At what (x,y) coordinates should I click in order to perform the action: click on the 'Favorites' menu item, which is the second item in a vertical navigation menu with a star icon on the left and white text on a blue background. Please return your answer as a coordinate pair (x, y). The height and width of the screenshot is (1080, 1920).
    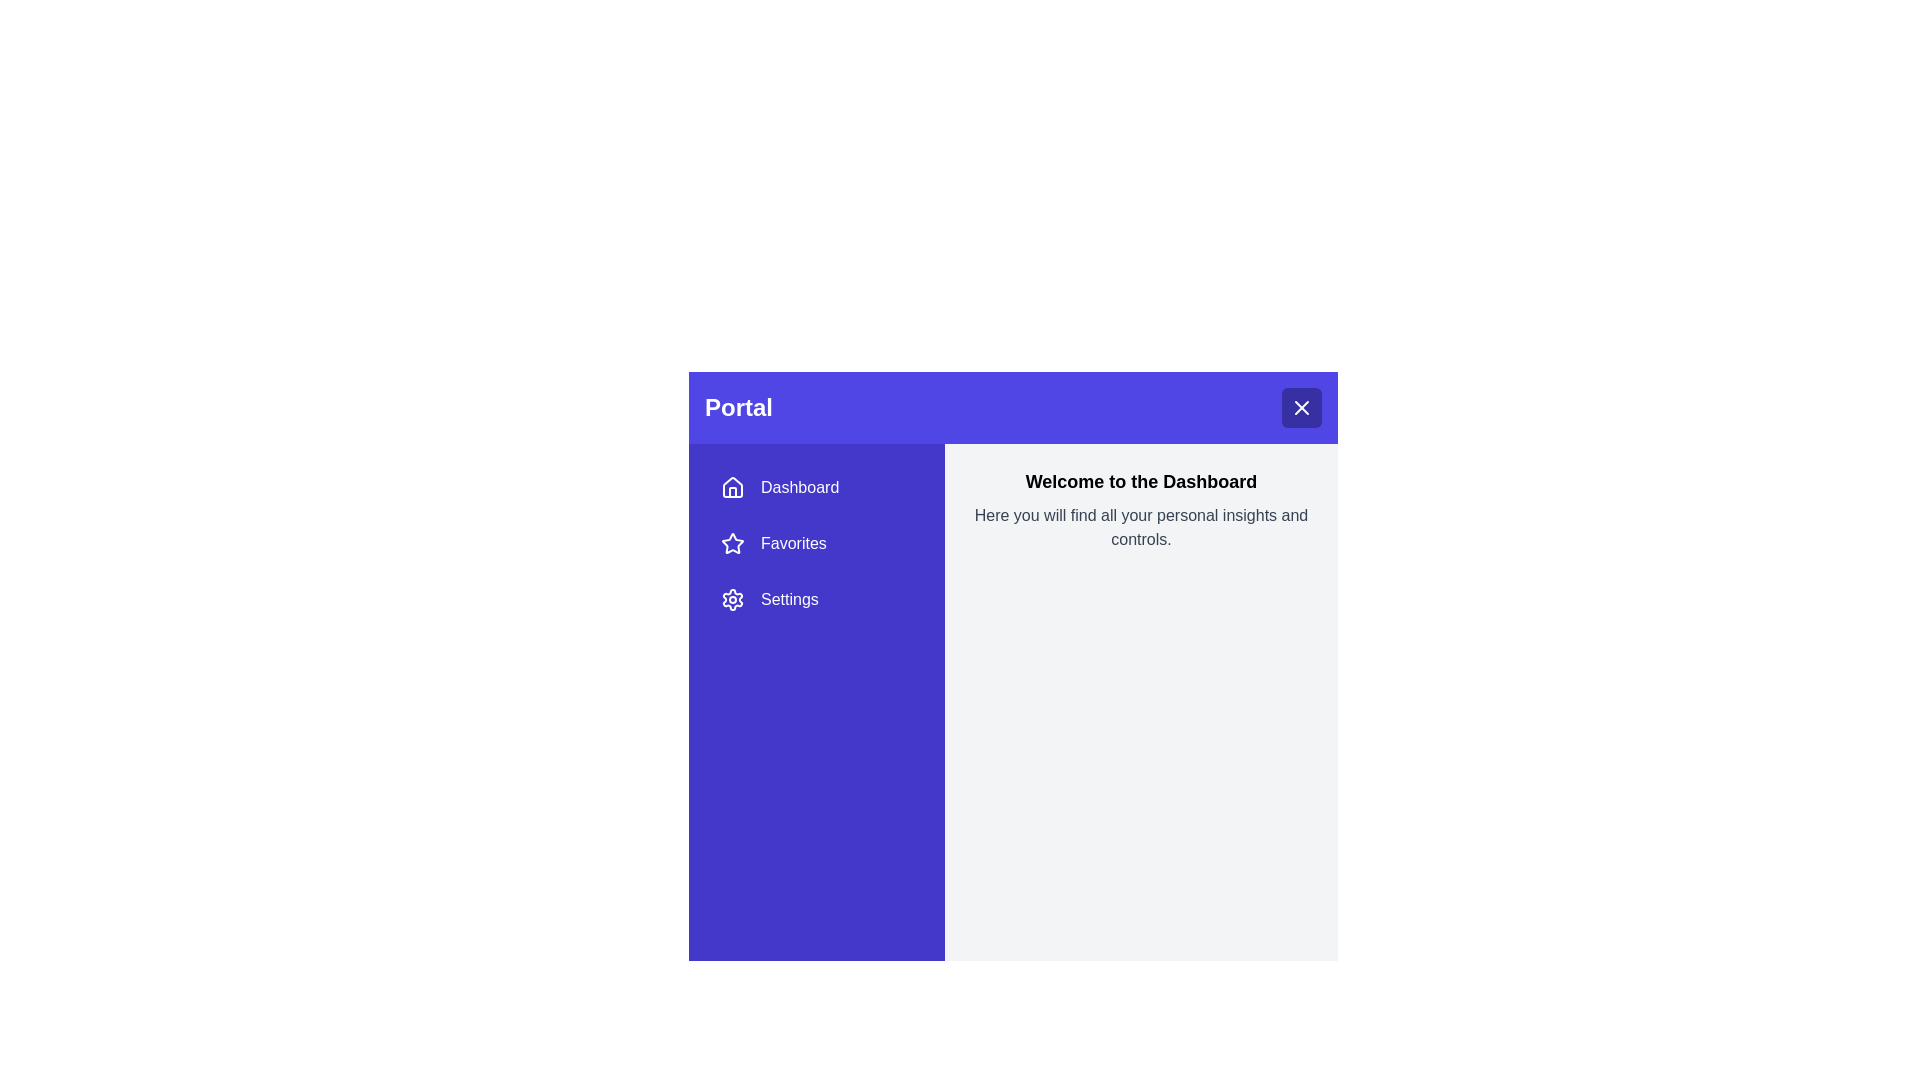
    Looking at the image, I should click on (816, 543).